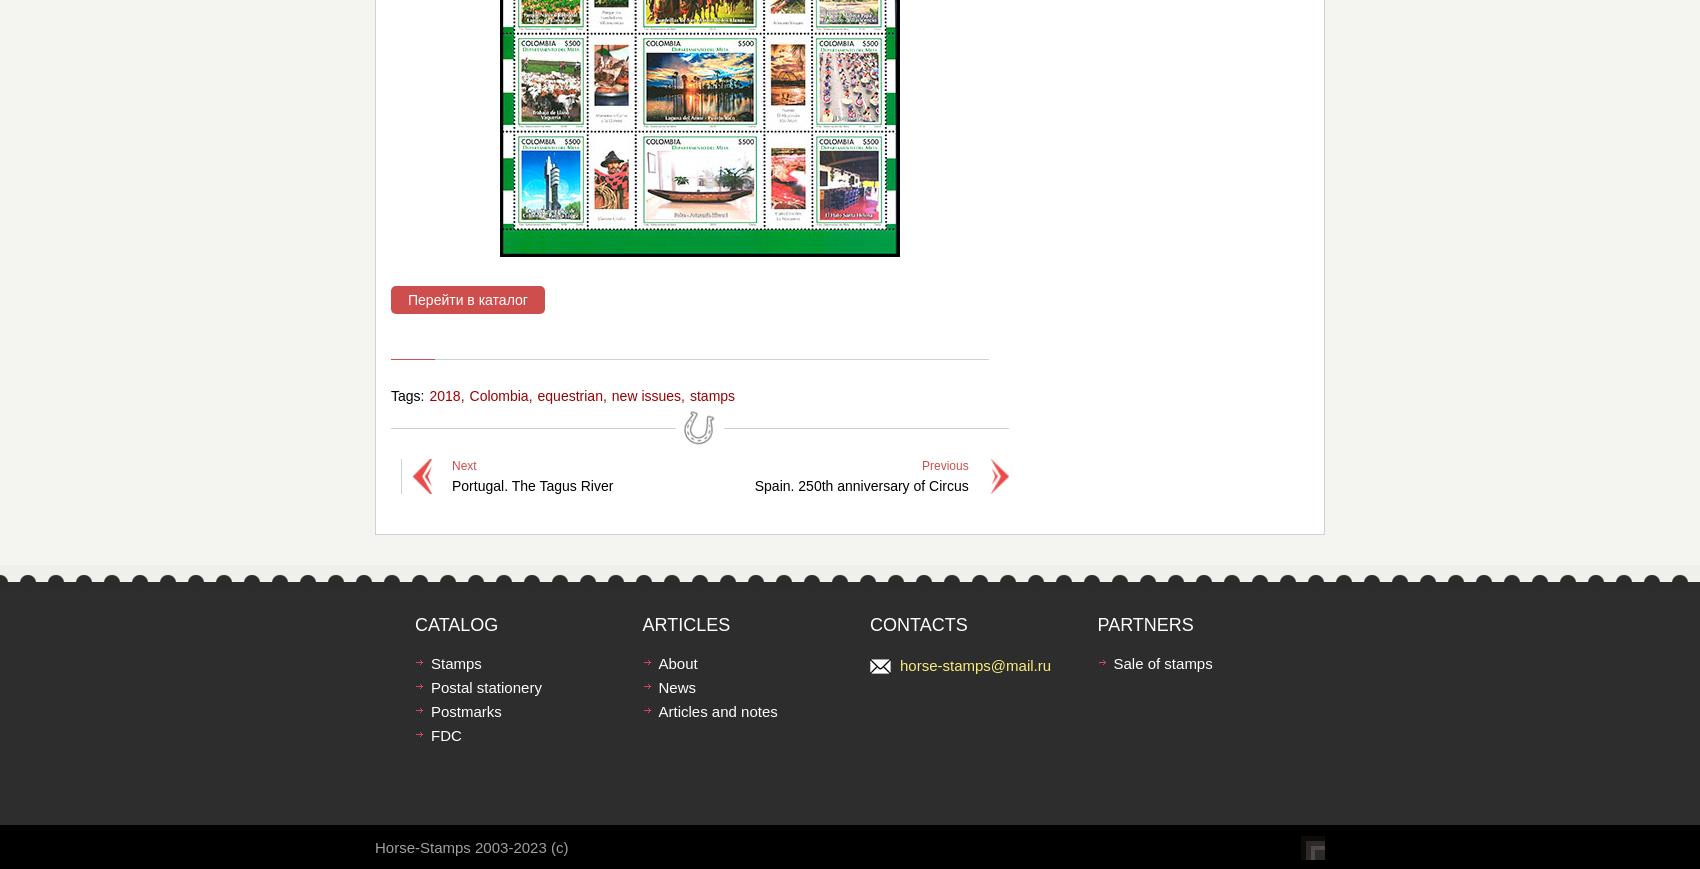  Describe the element at coordinates (646, 395) in the screenshot. I see `'new issues'` at that location.